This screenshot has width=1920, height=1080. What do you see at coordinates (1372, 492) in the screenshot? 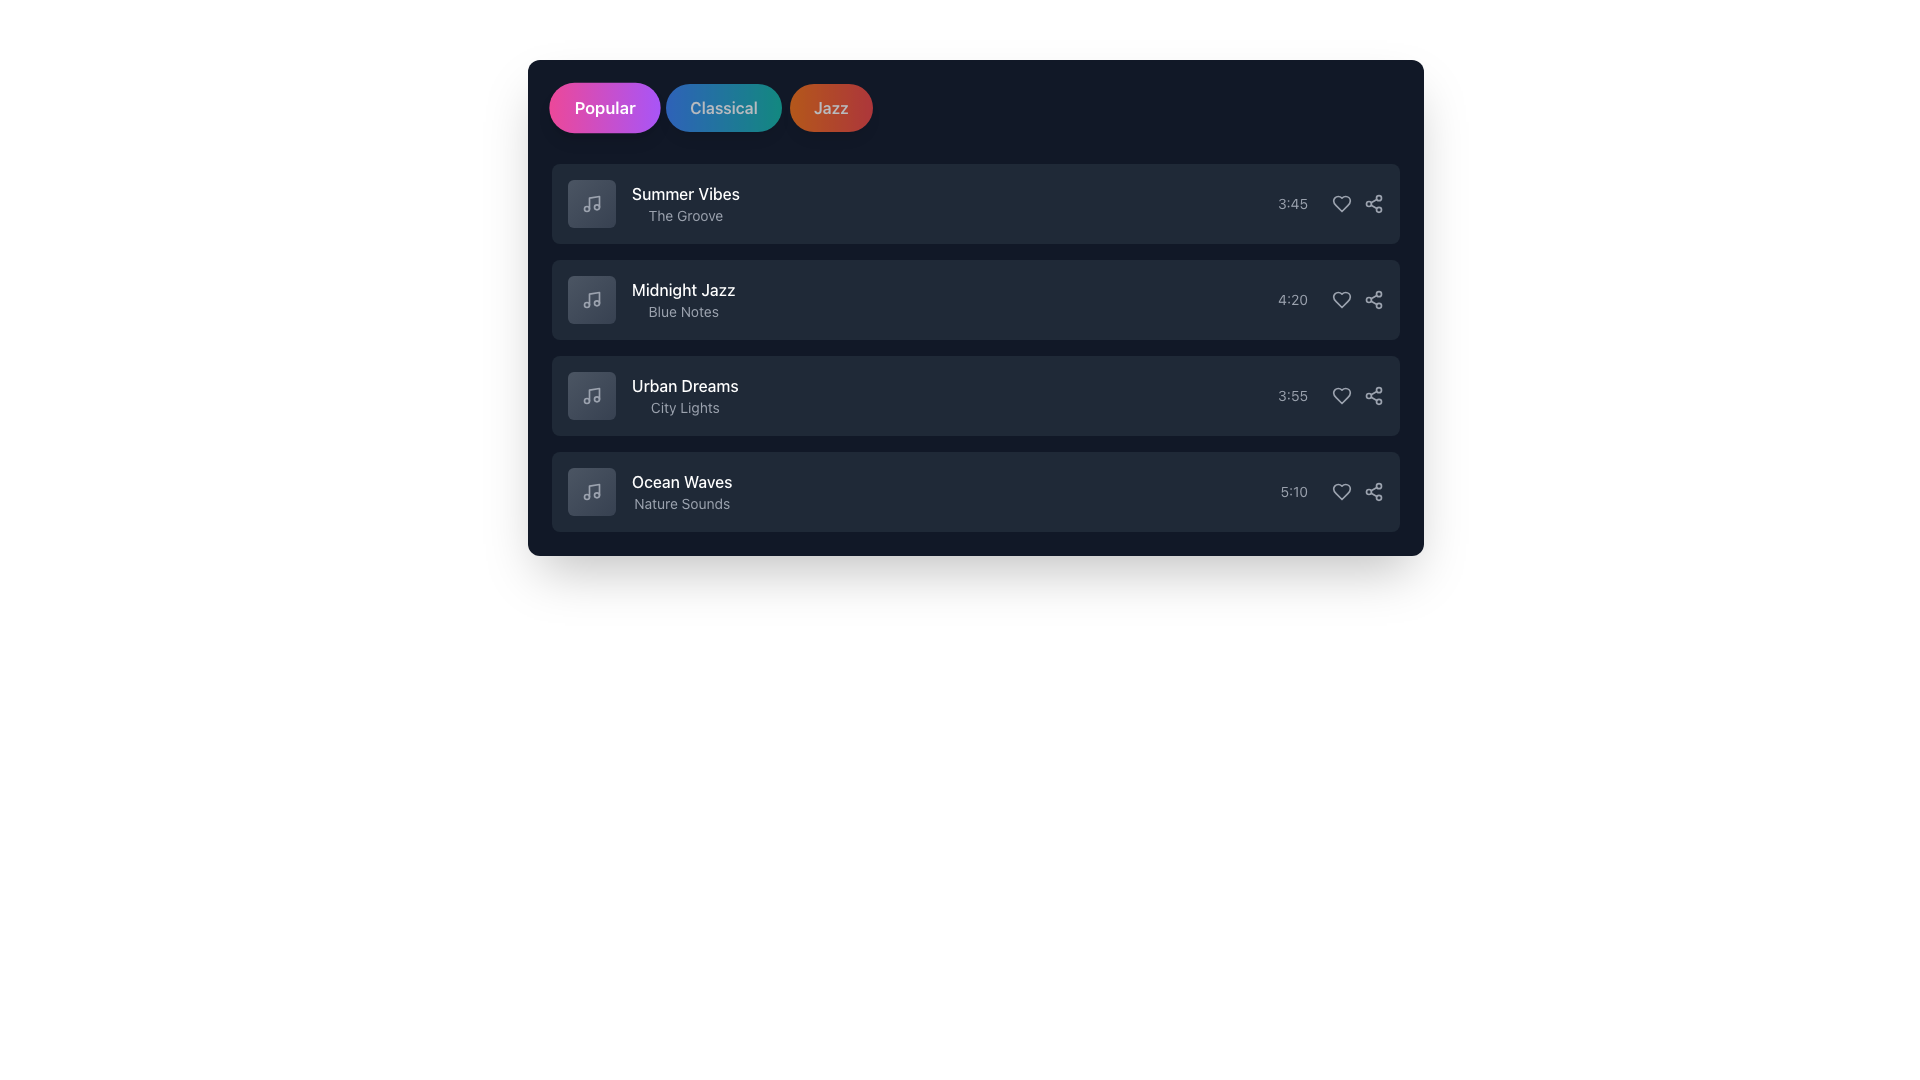
I see `the interactive share icon located` at bounding box center [1372, 492].